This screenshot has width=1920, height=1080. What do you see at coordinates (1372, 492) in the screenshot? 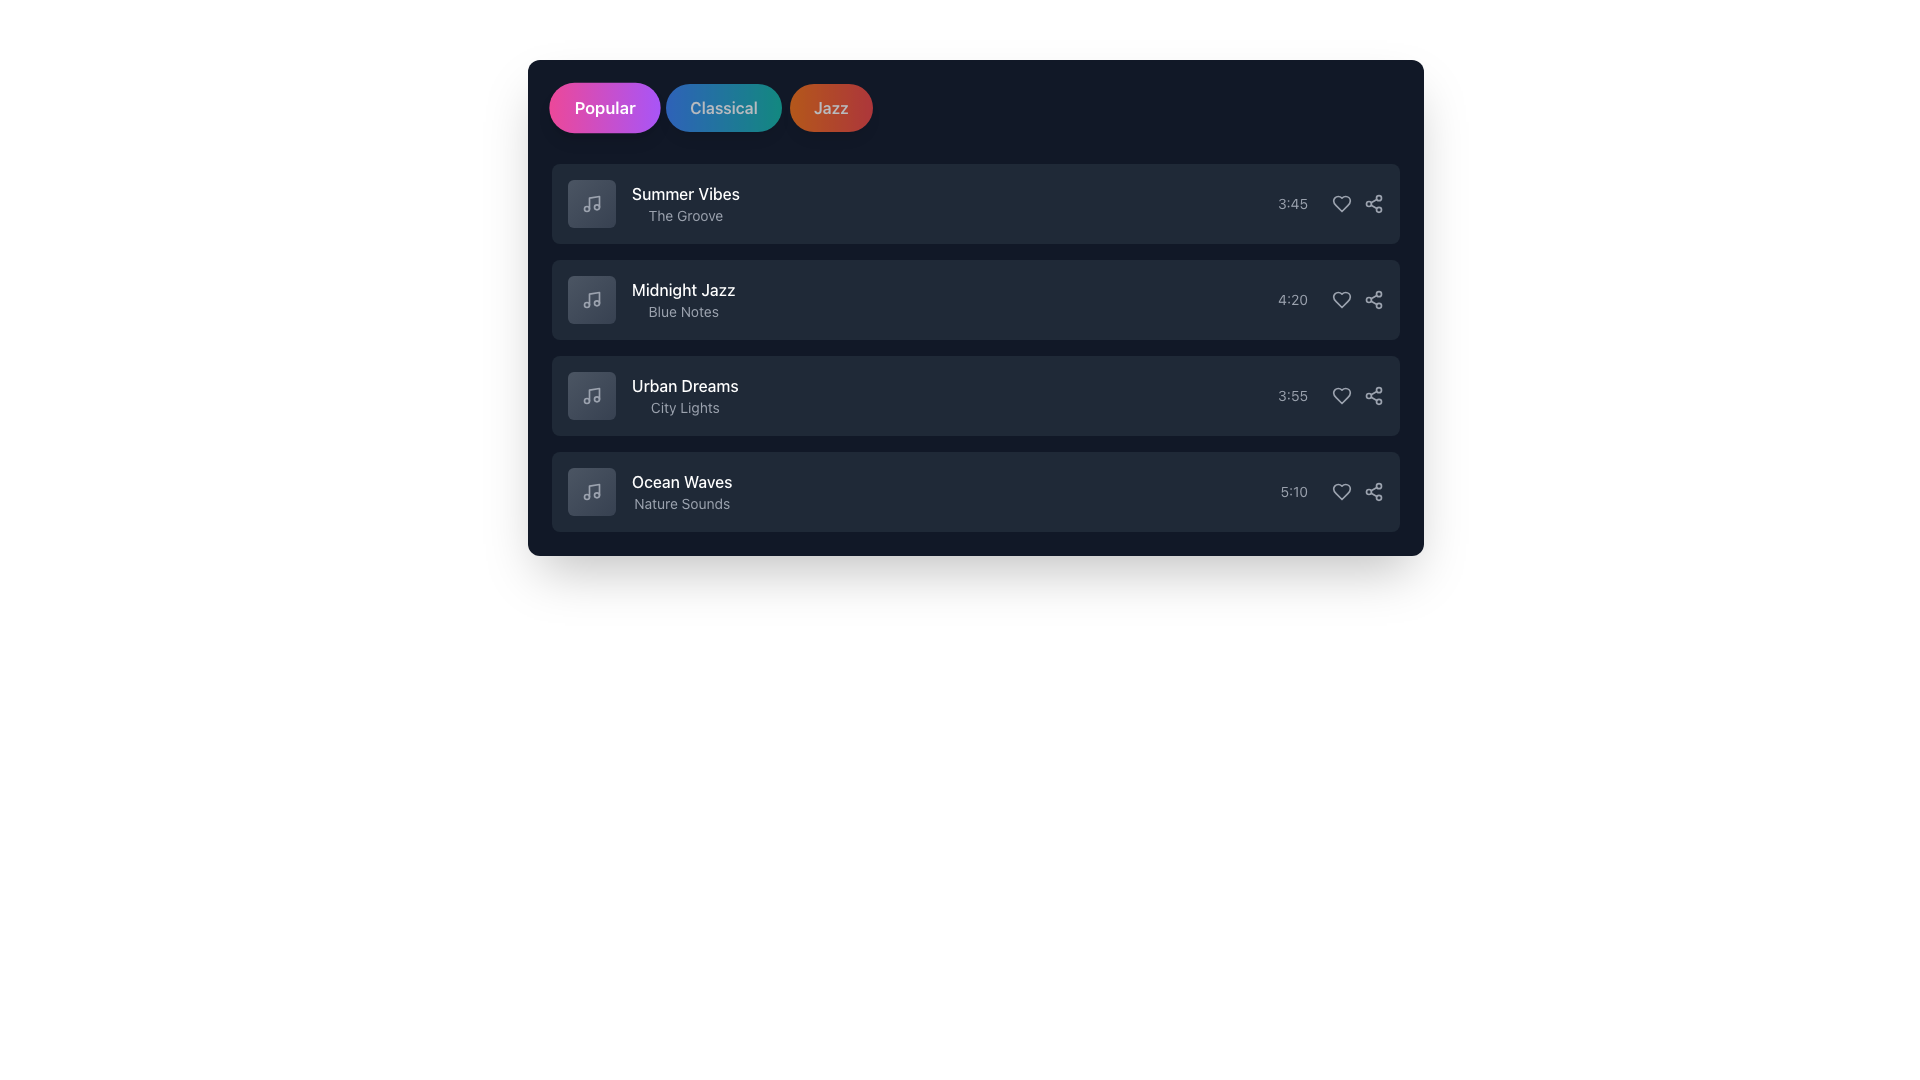
I see `the interactive share icon located` at bounding box center [1372, 492].